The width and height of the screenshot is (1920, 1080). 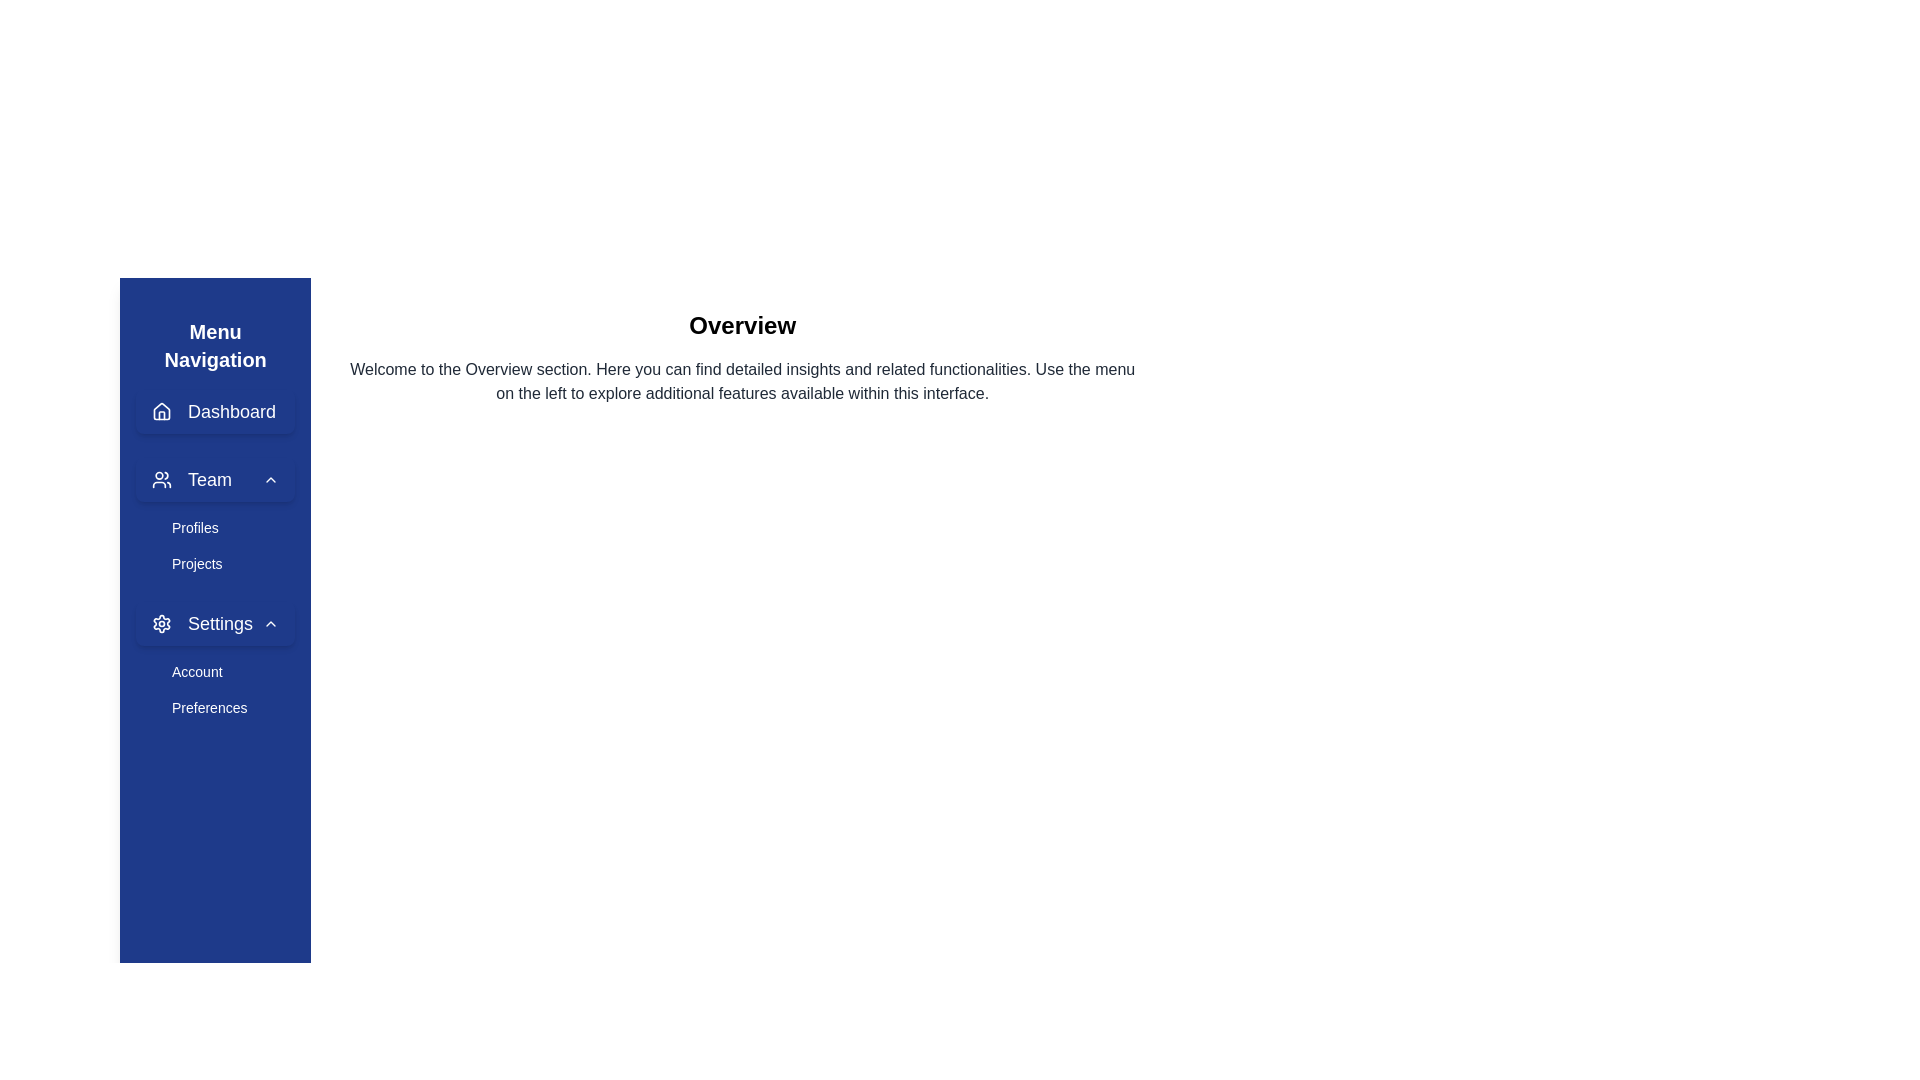 What do you see at coordinates (162, 623) in the screenshot?
I see `the gear icon in the left-side navigation bar under the 'Settings' menu item` at bounding box center [162, 623].